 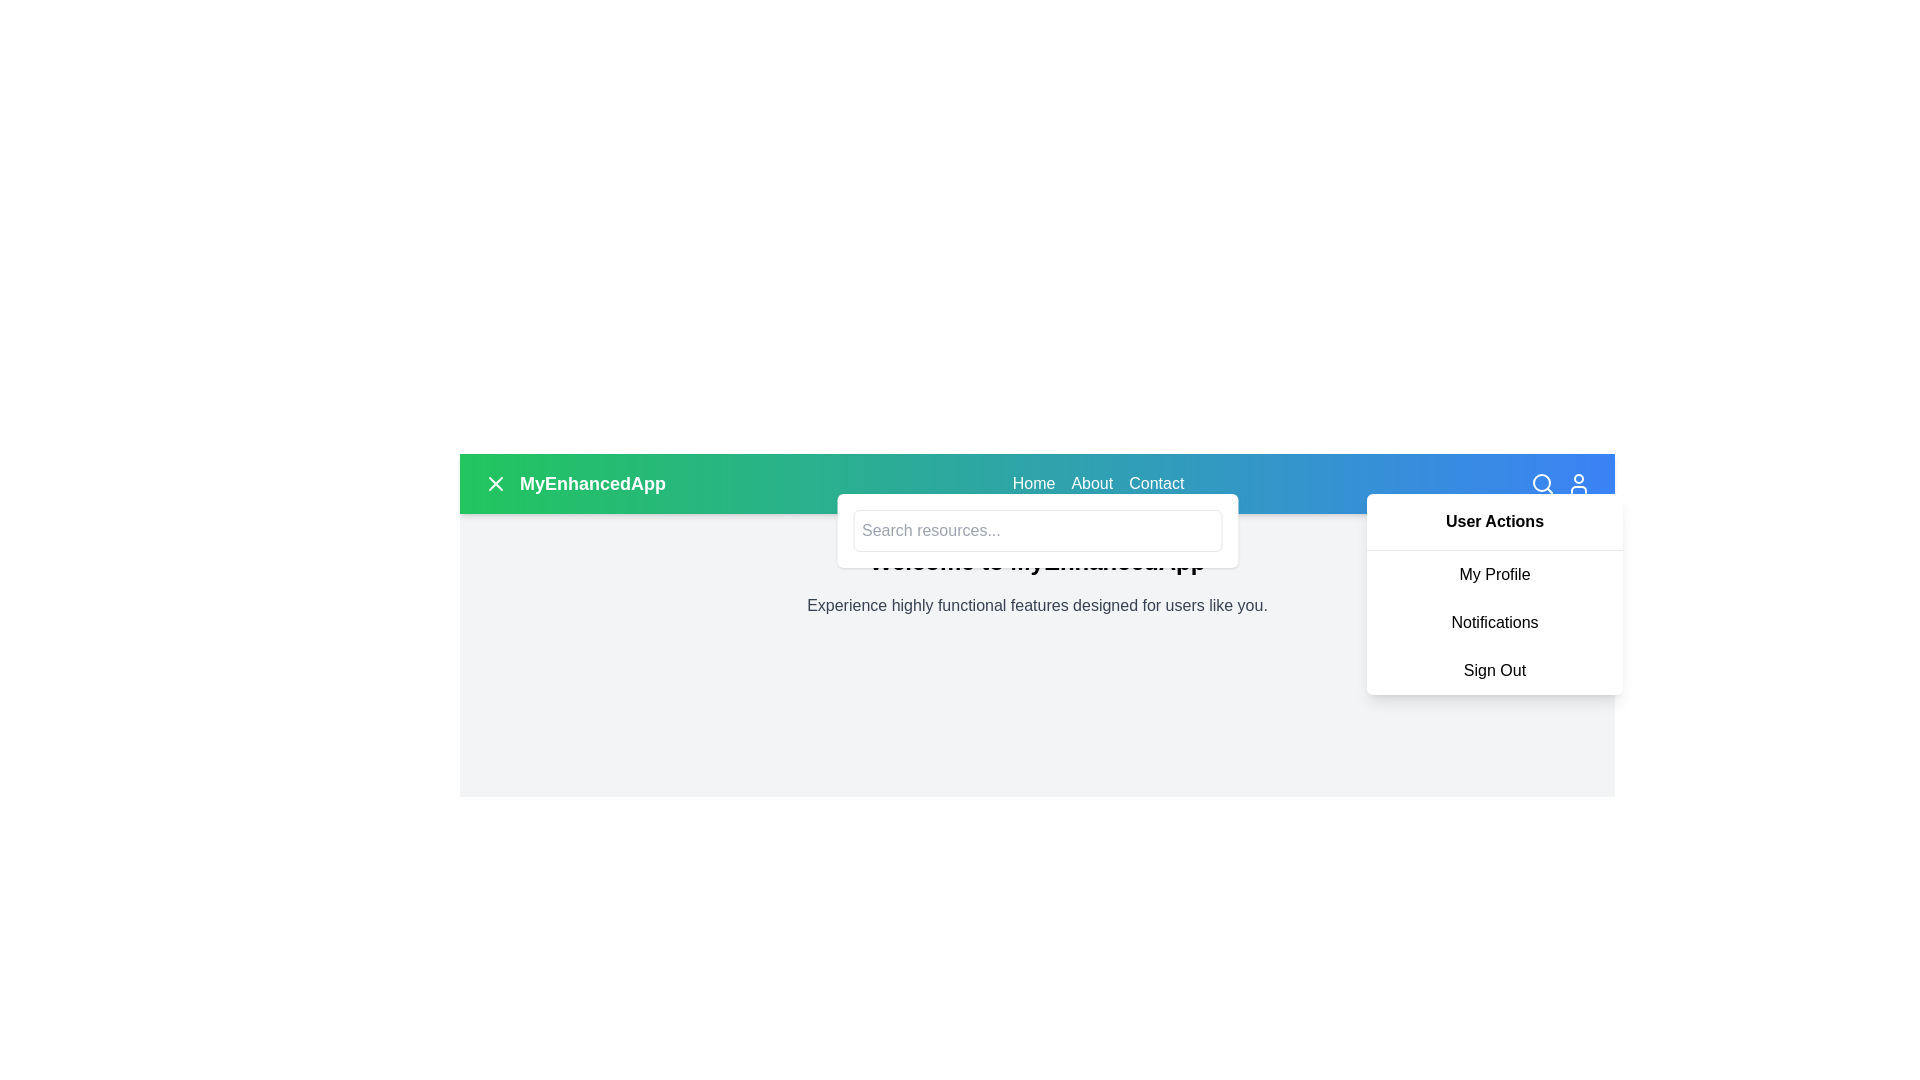 What do you see at coordinates (495, 483) in the screenshot?
I see `the 'X' button icon located` at bounding box center [495, 483].